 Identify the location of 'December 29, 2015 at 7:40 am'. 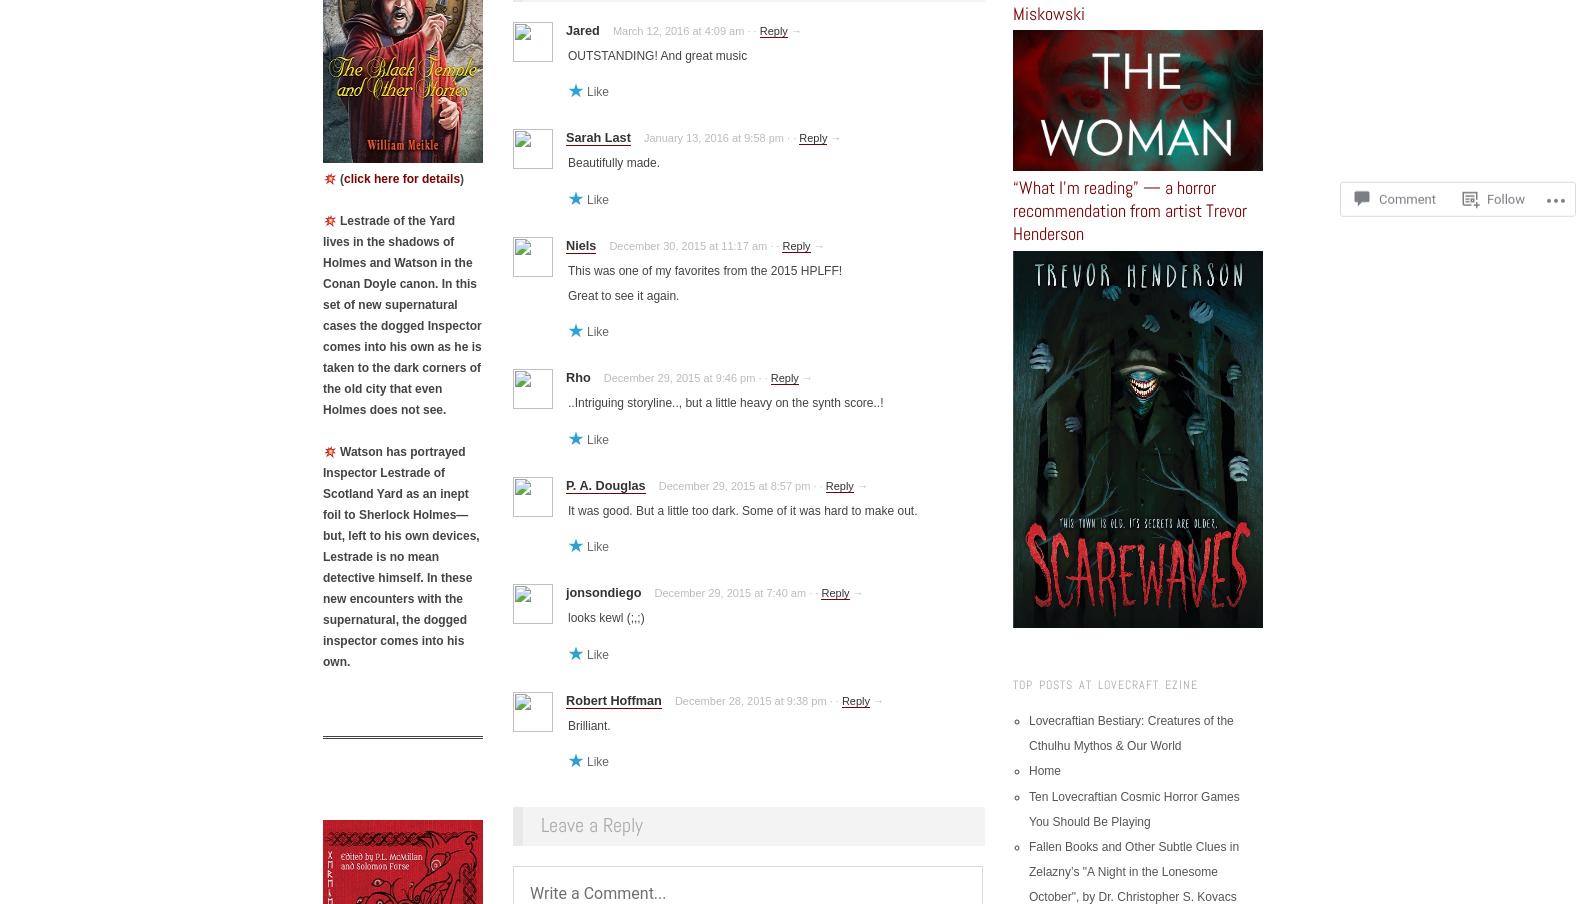
(729, 592).